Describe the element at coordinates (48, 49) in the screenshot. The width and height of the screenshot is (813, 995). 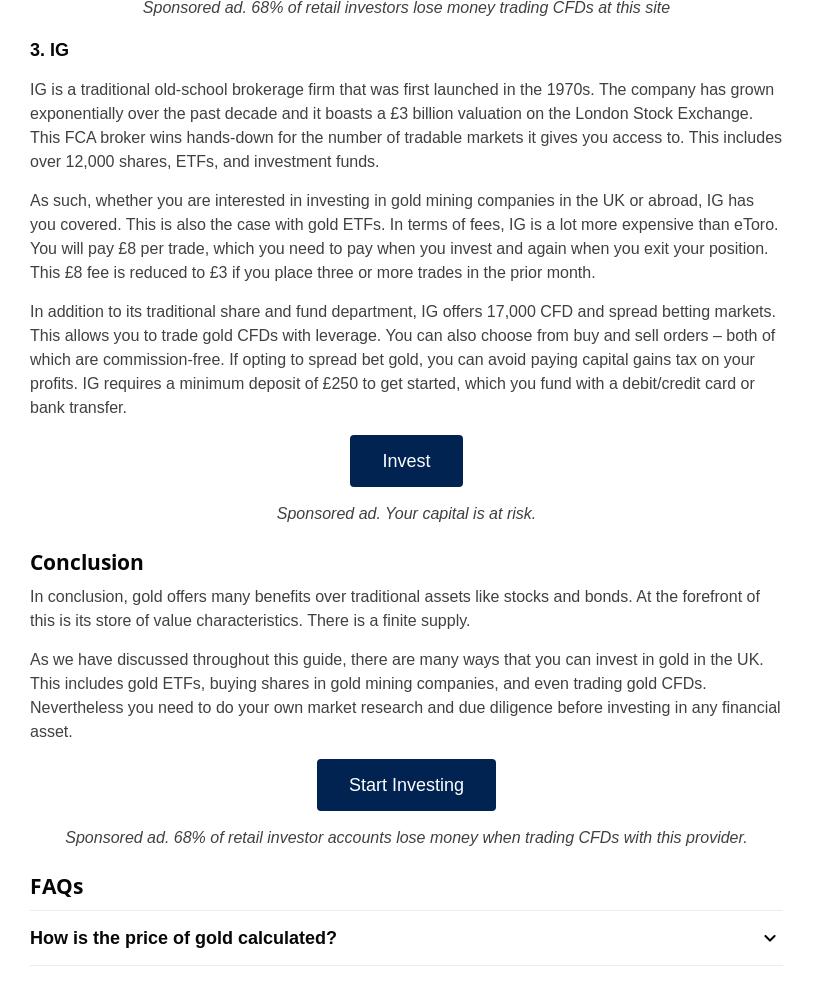
I see `'3. IG'` at that location.